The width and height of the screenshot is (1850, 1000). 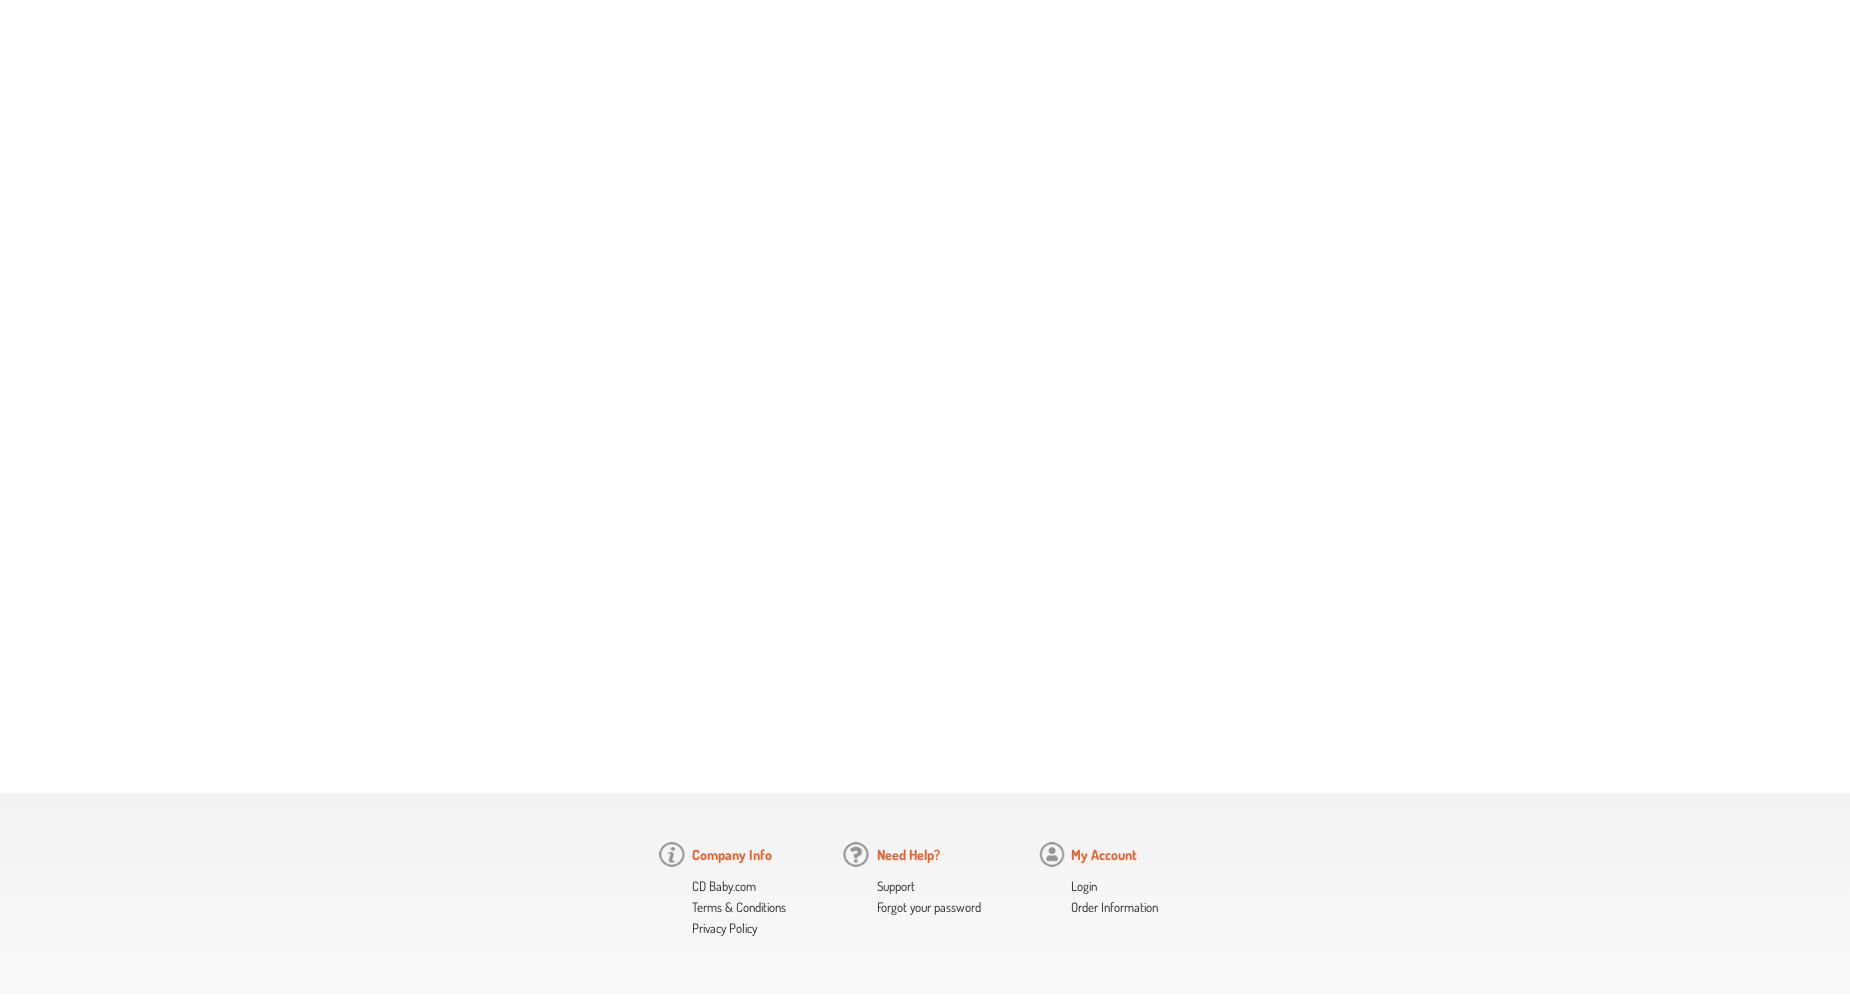 I want to click on 'Order Information', so click(x=1113, y=907).